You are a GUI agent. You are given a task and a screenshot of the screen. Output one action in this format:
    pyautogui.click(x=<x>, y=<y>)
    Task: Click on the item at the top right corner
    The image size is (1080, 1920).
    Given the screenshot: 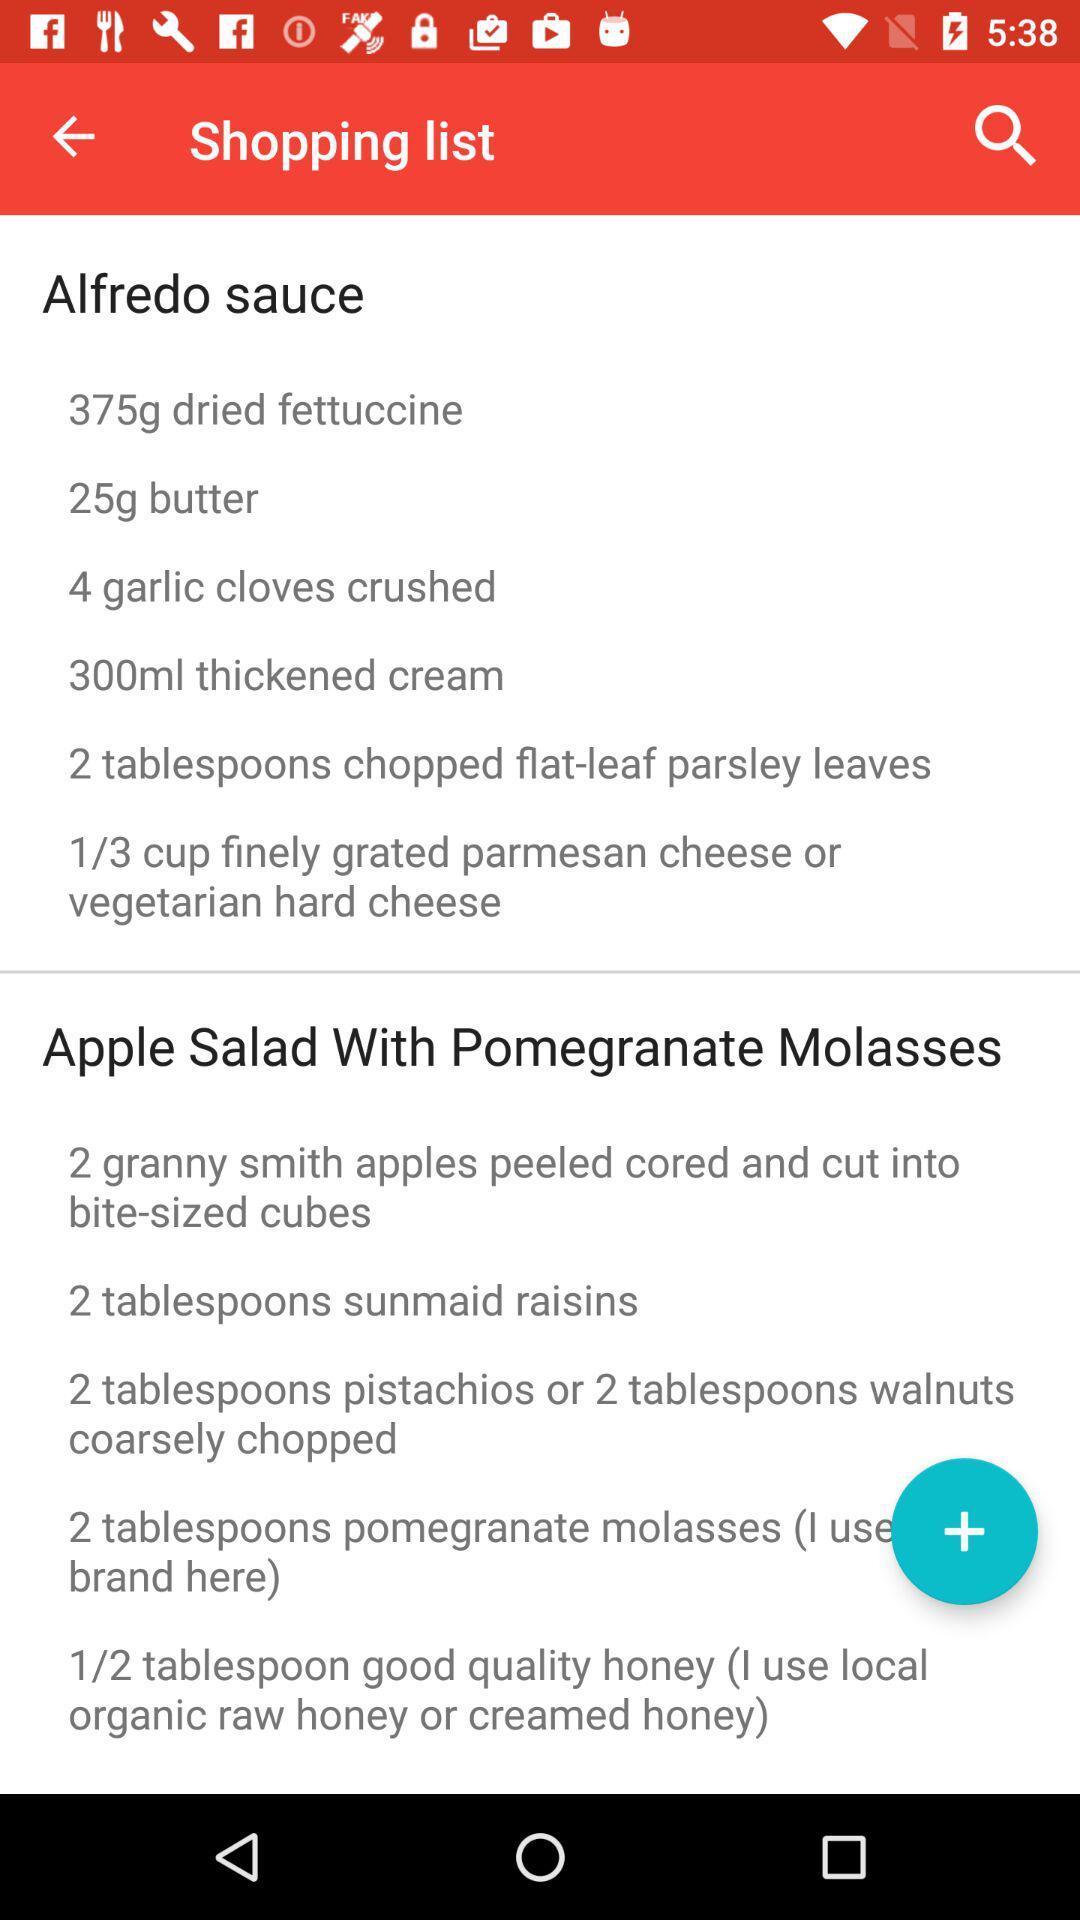 What is the action you would take?
    pyautogui.click(x=1006, y=135)
    